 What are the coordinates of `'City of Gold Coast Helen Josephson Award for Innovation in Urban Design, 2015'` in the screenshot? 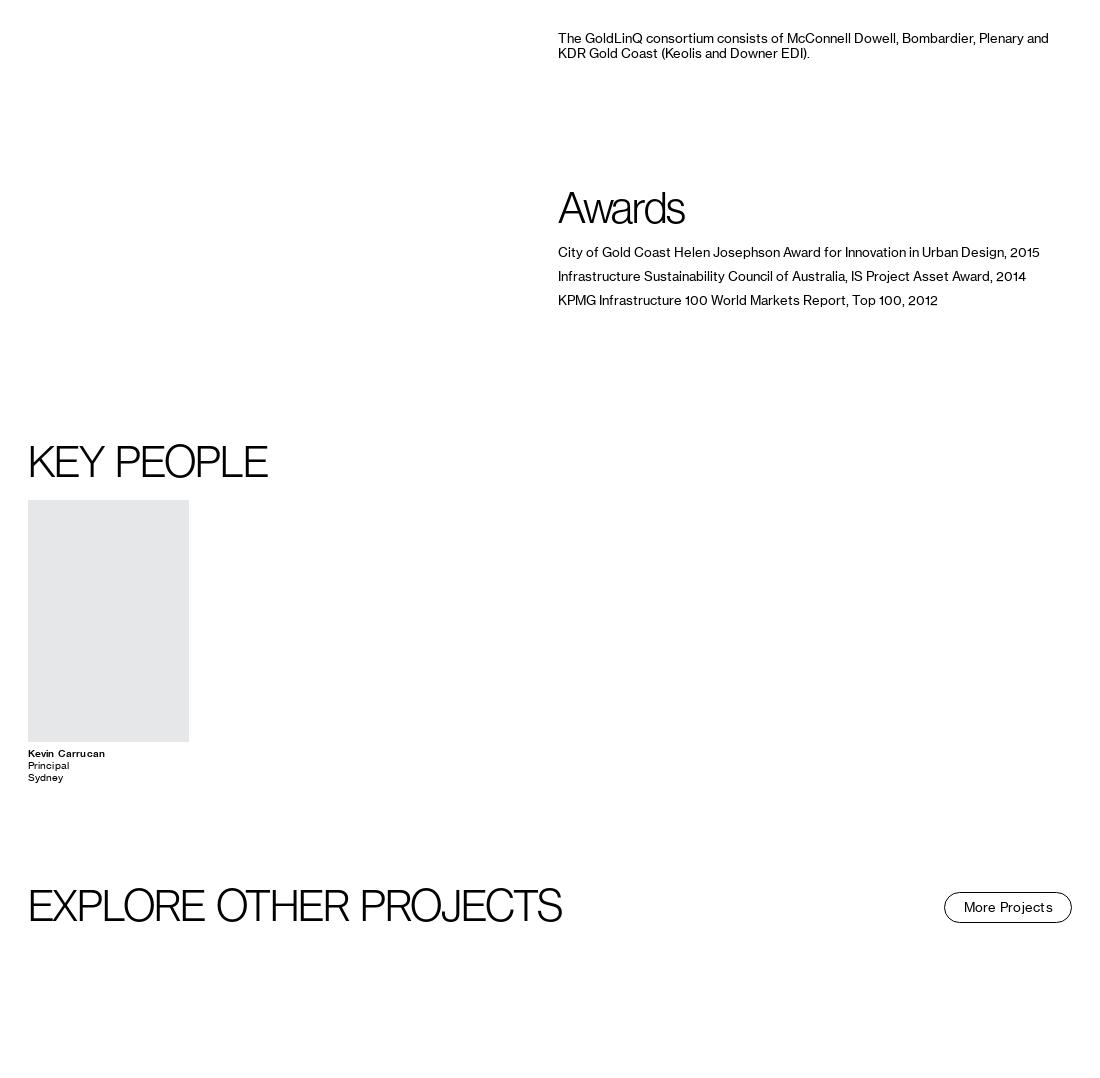 It's located at (798, 251).